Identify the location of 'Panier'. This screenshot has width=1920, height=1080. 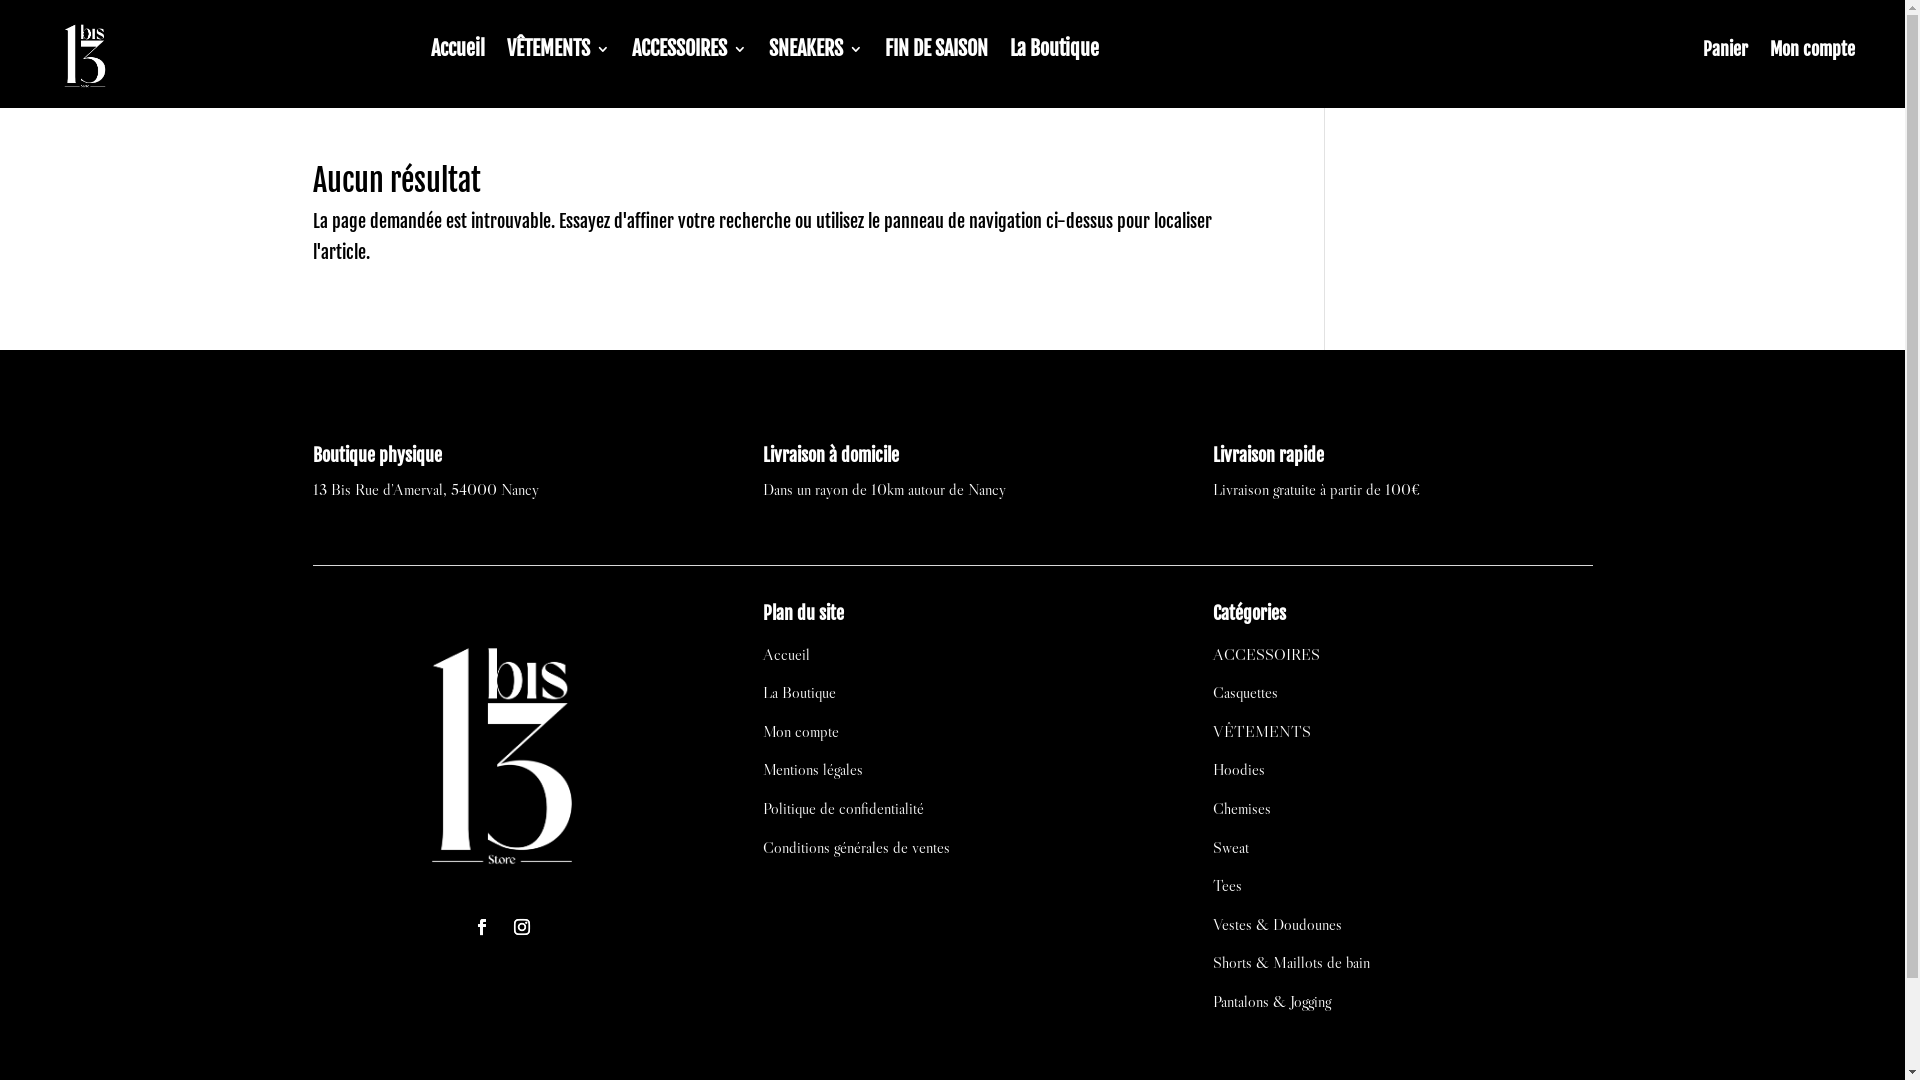
(1724, 52).